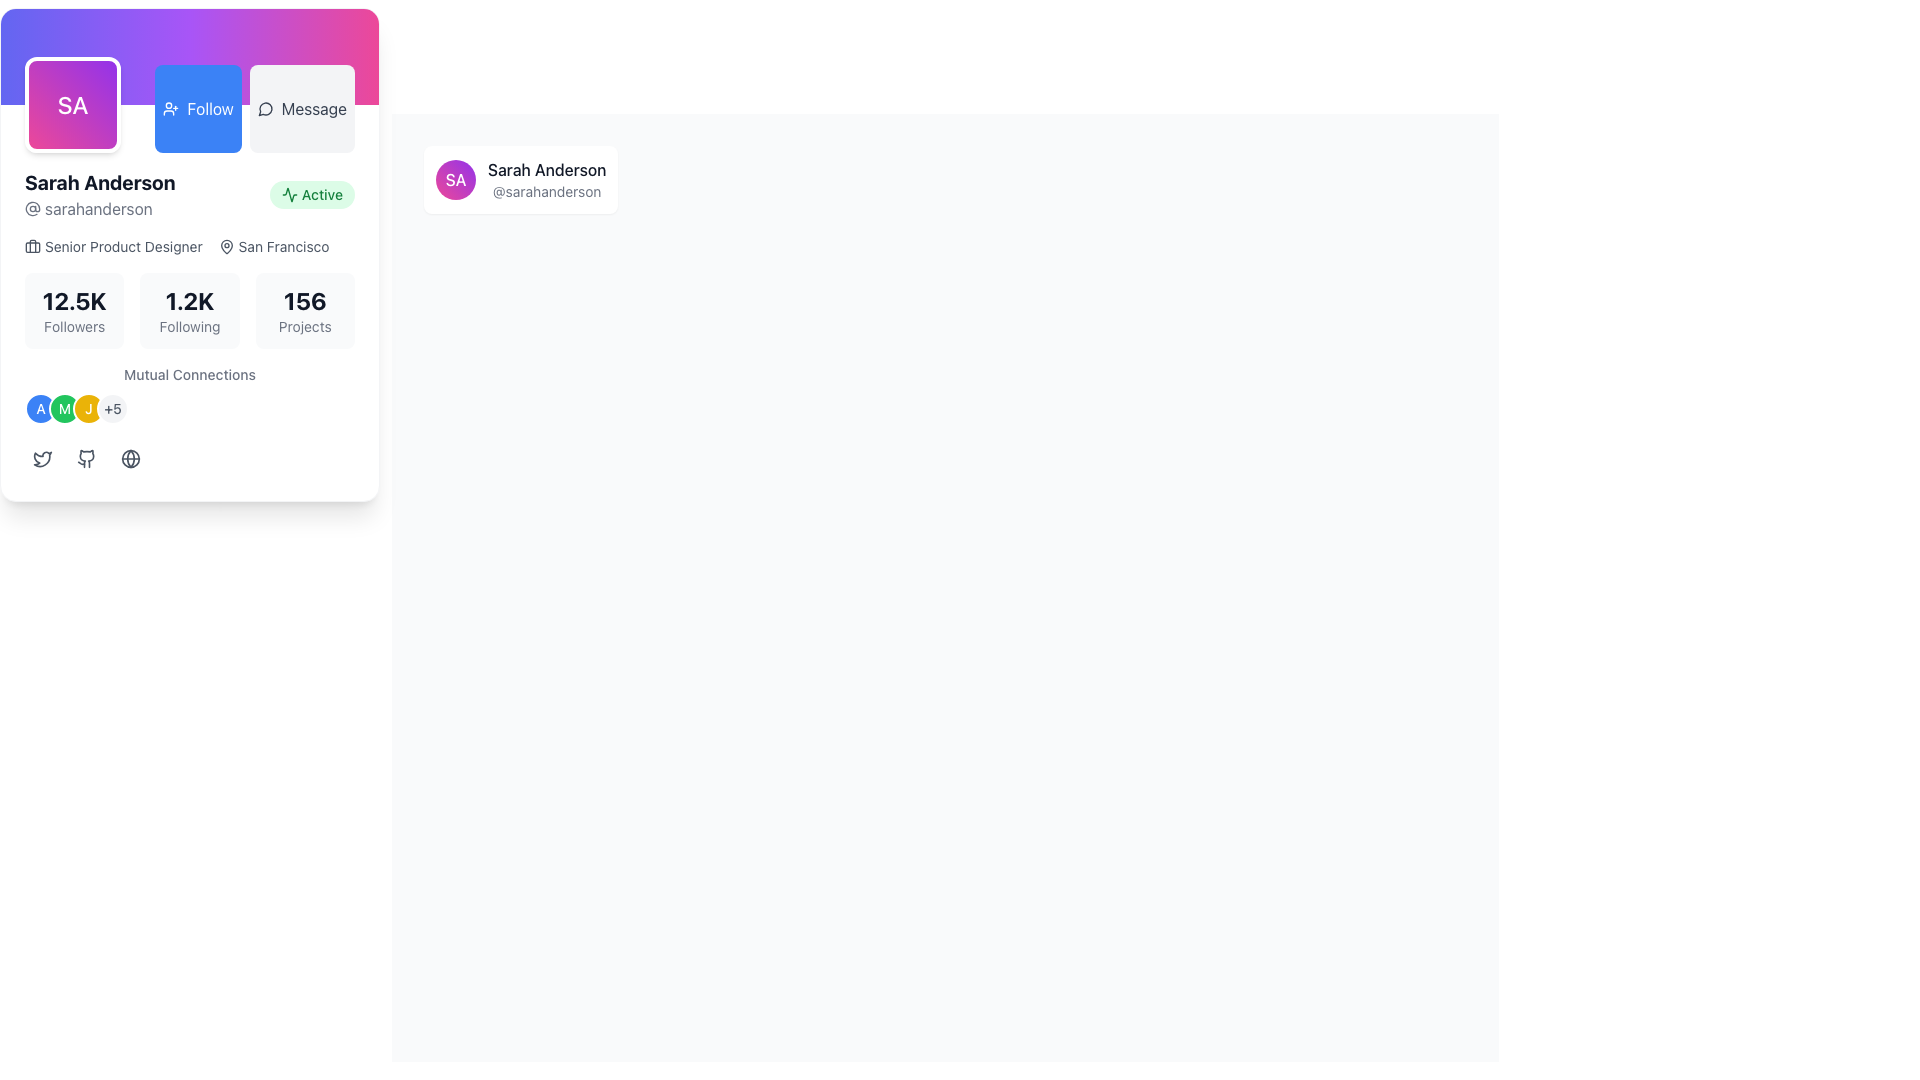  What do you see at coordinates (85, 459) in the screenshot?
I see `the GitHub icon located at the bottom of the user's profile dialog box` at bounding box center [85, 459].